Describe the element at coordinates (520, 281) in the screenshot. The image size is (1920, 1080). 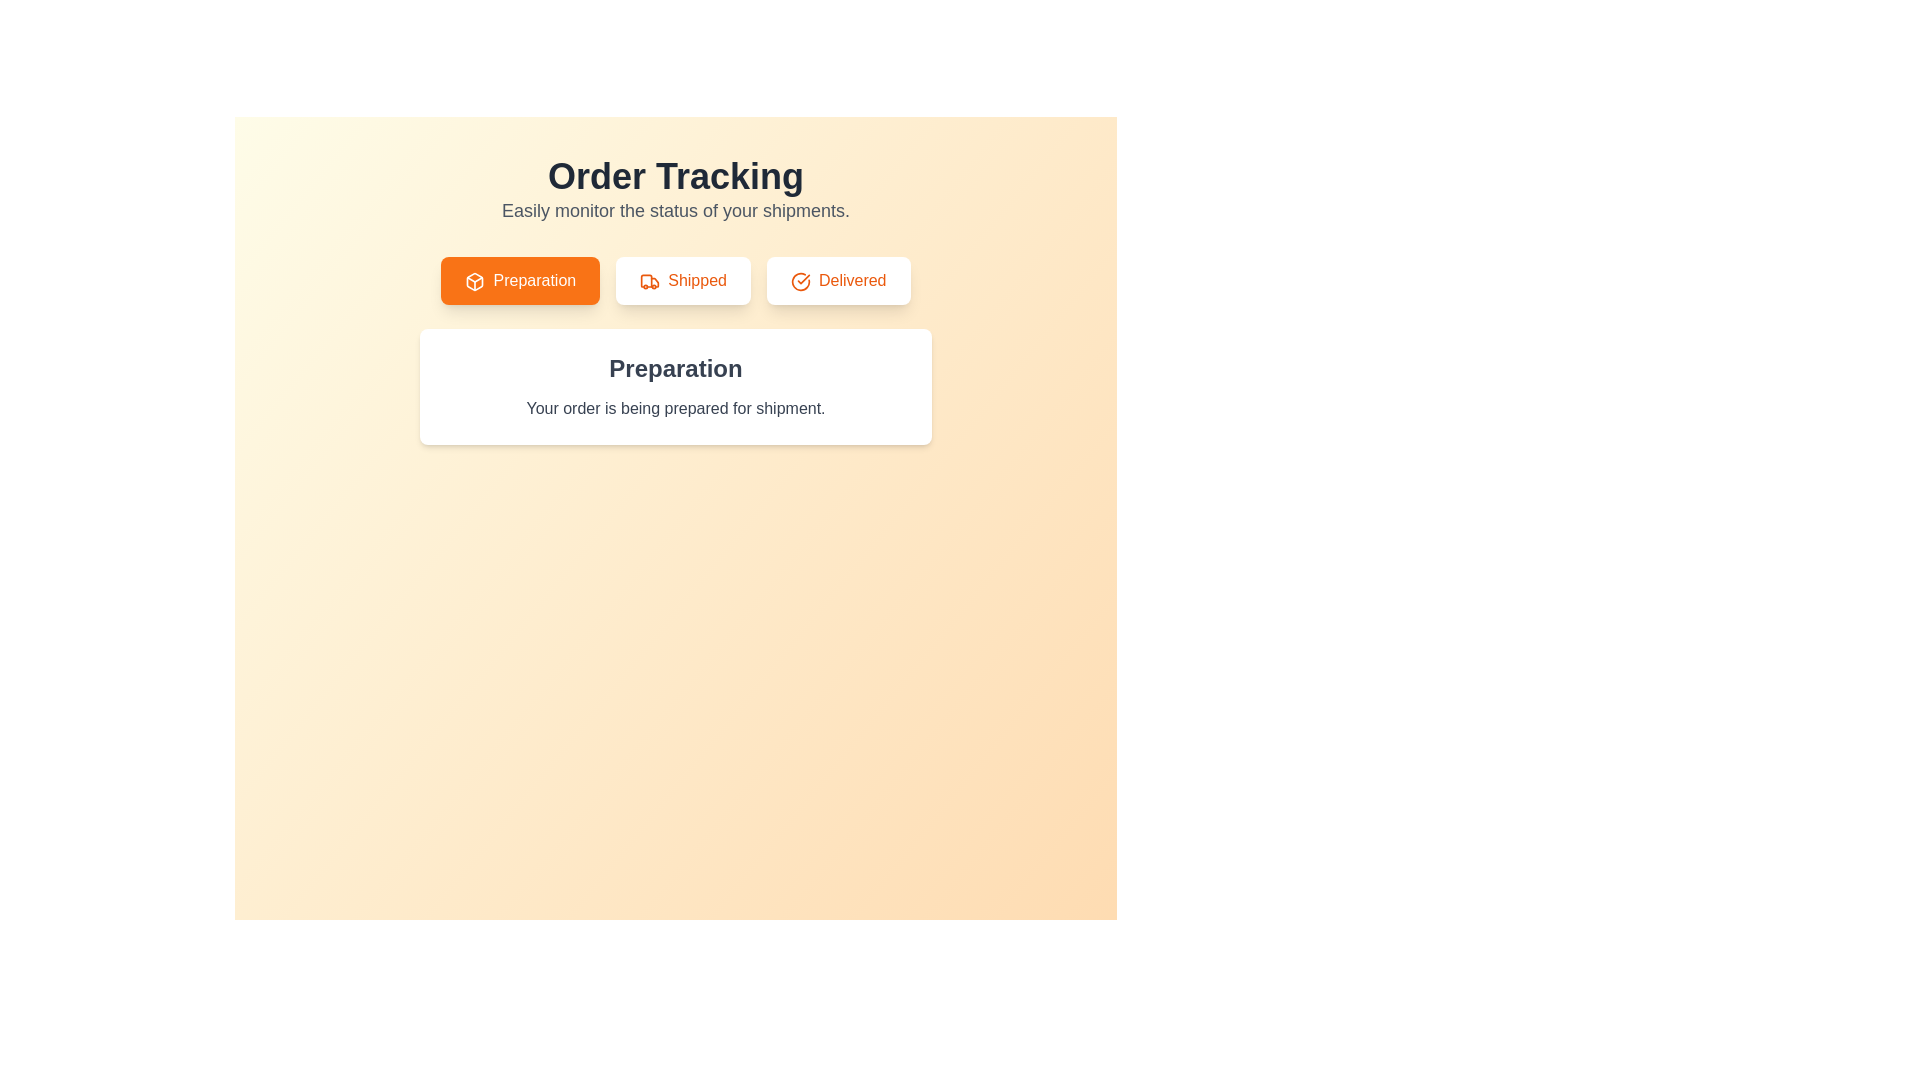
I see `the Preparation tab to view its content` at that location.